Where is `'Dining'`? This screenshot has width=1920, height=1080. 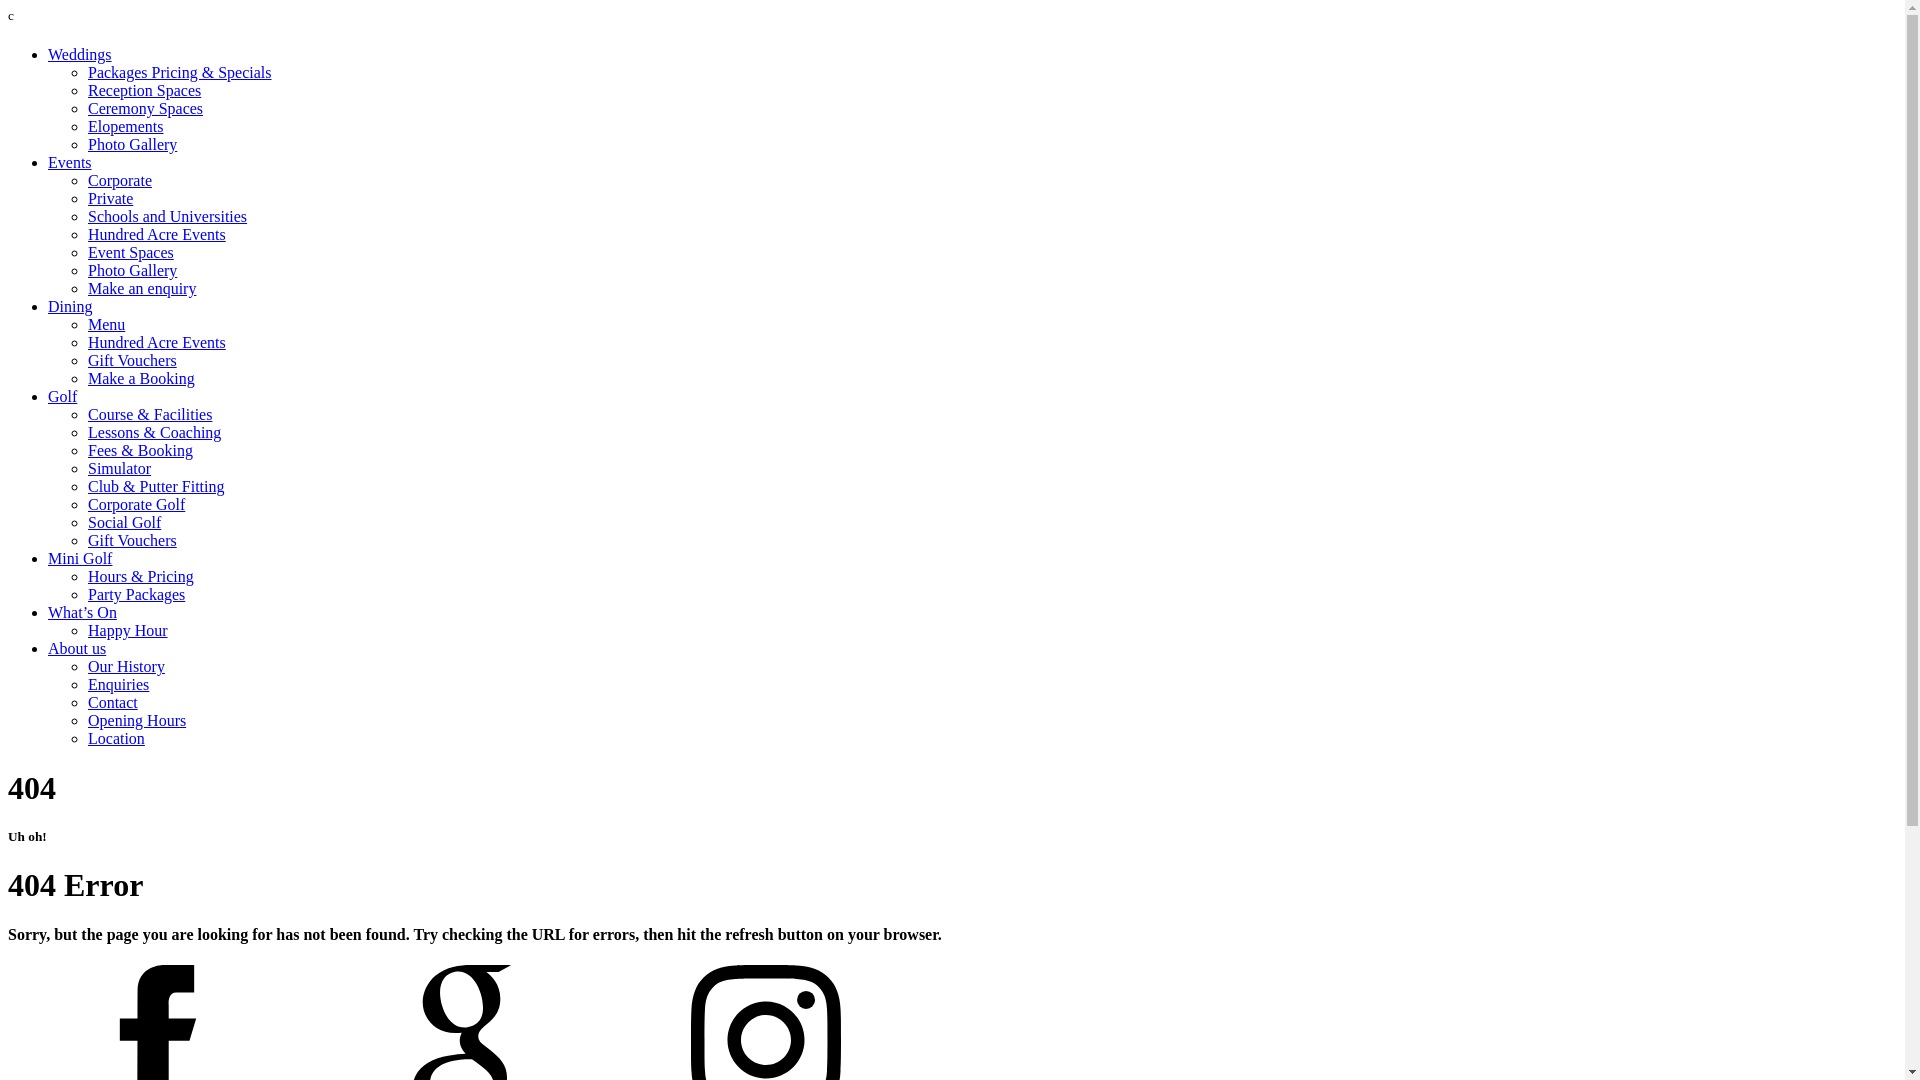
'Dining' is located at coordinates (70, 306).